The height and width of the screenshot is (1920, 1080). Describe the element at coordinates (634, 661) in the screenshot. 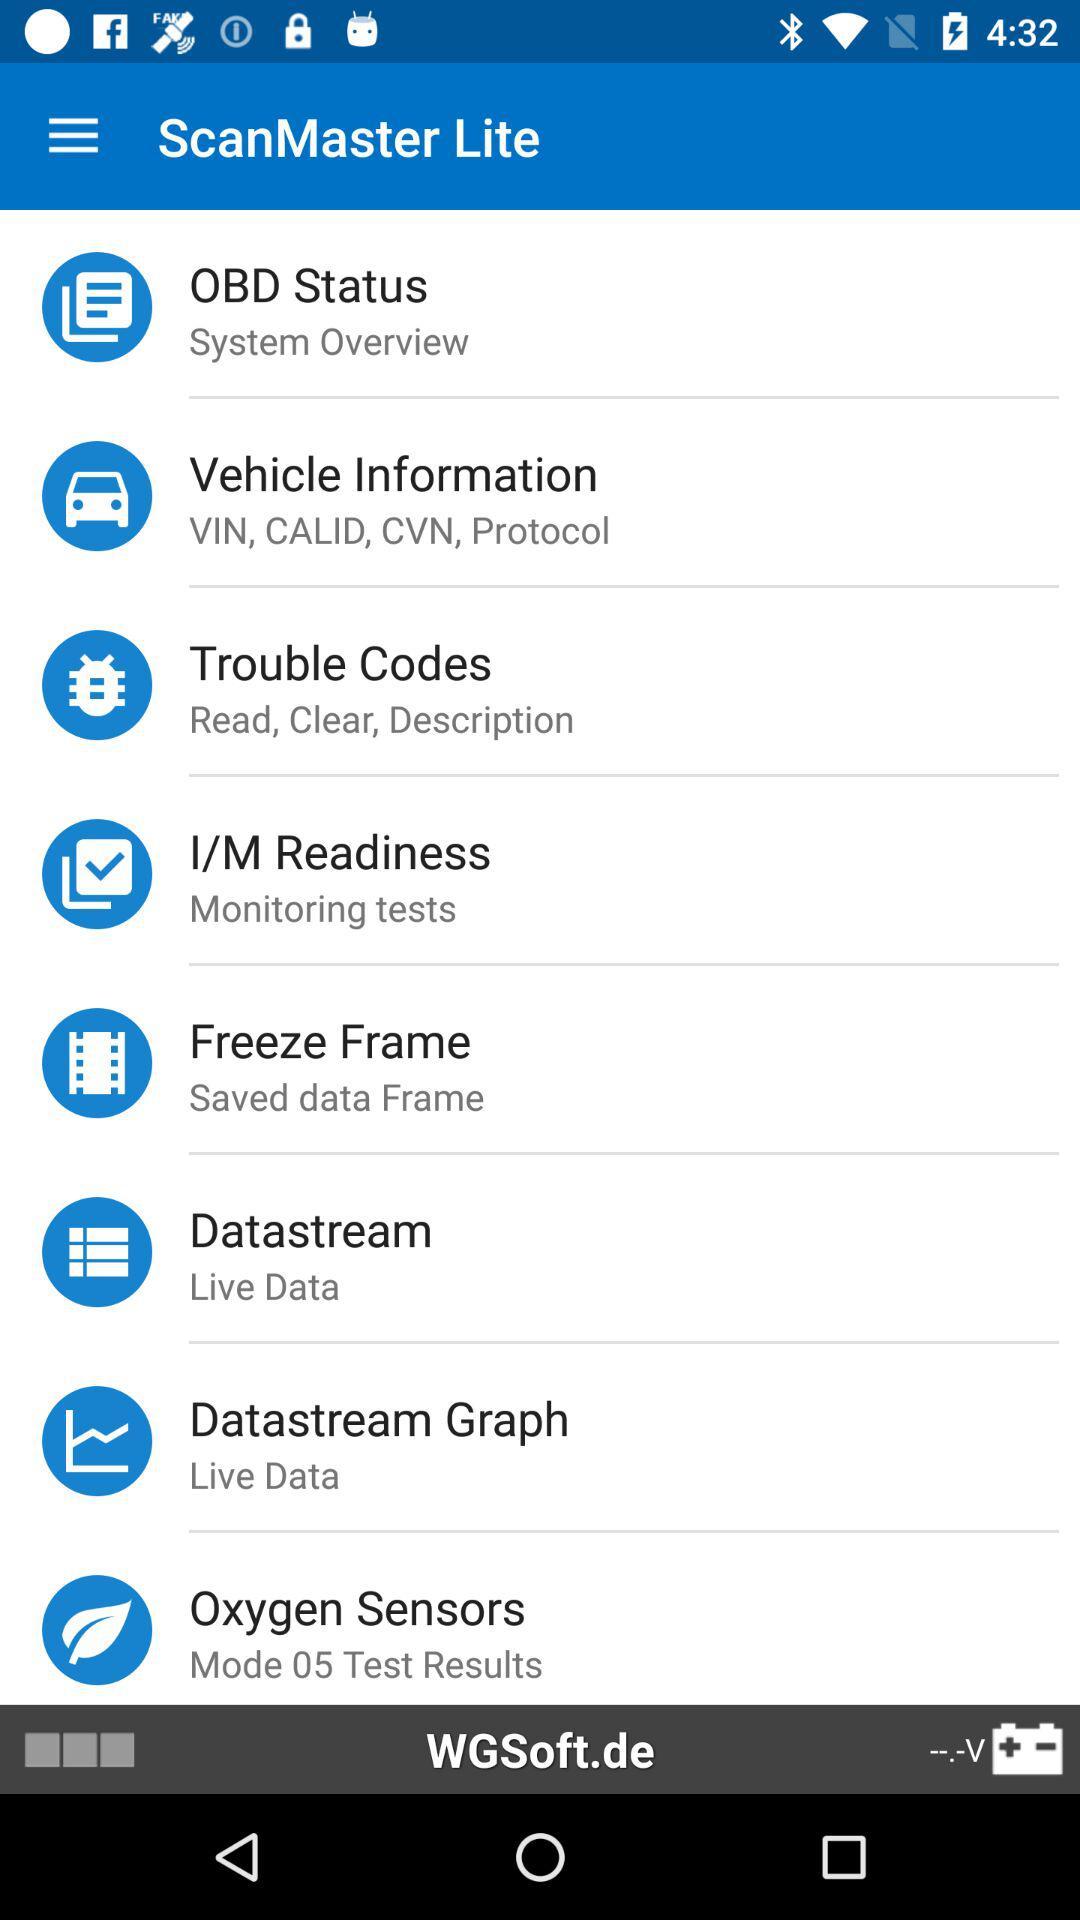

I see `trouble codes icon` at that location.